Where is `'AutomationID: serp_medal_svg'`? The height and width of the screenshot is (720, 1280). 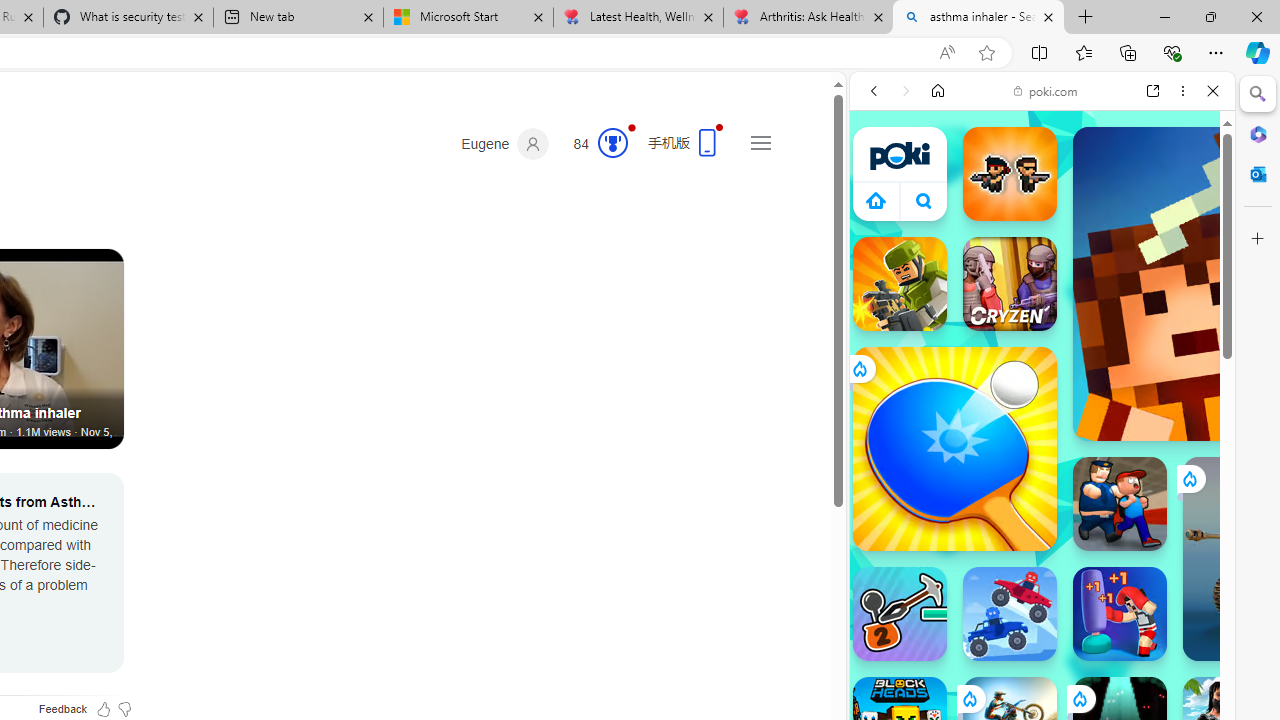 'AutomationID: serp_medal_svg' is located at coordinates (611, 141).